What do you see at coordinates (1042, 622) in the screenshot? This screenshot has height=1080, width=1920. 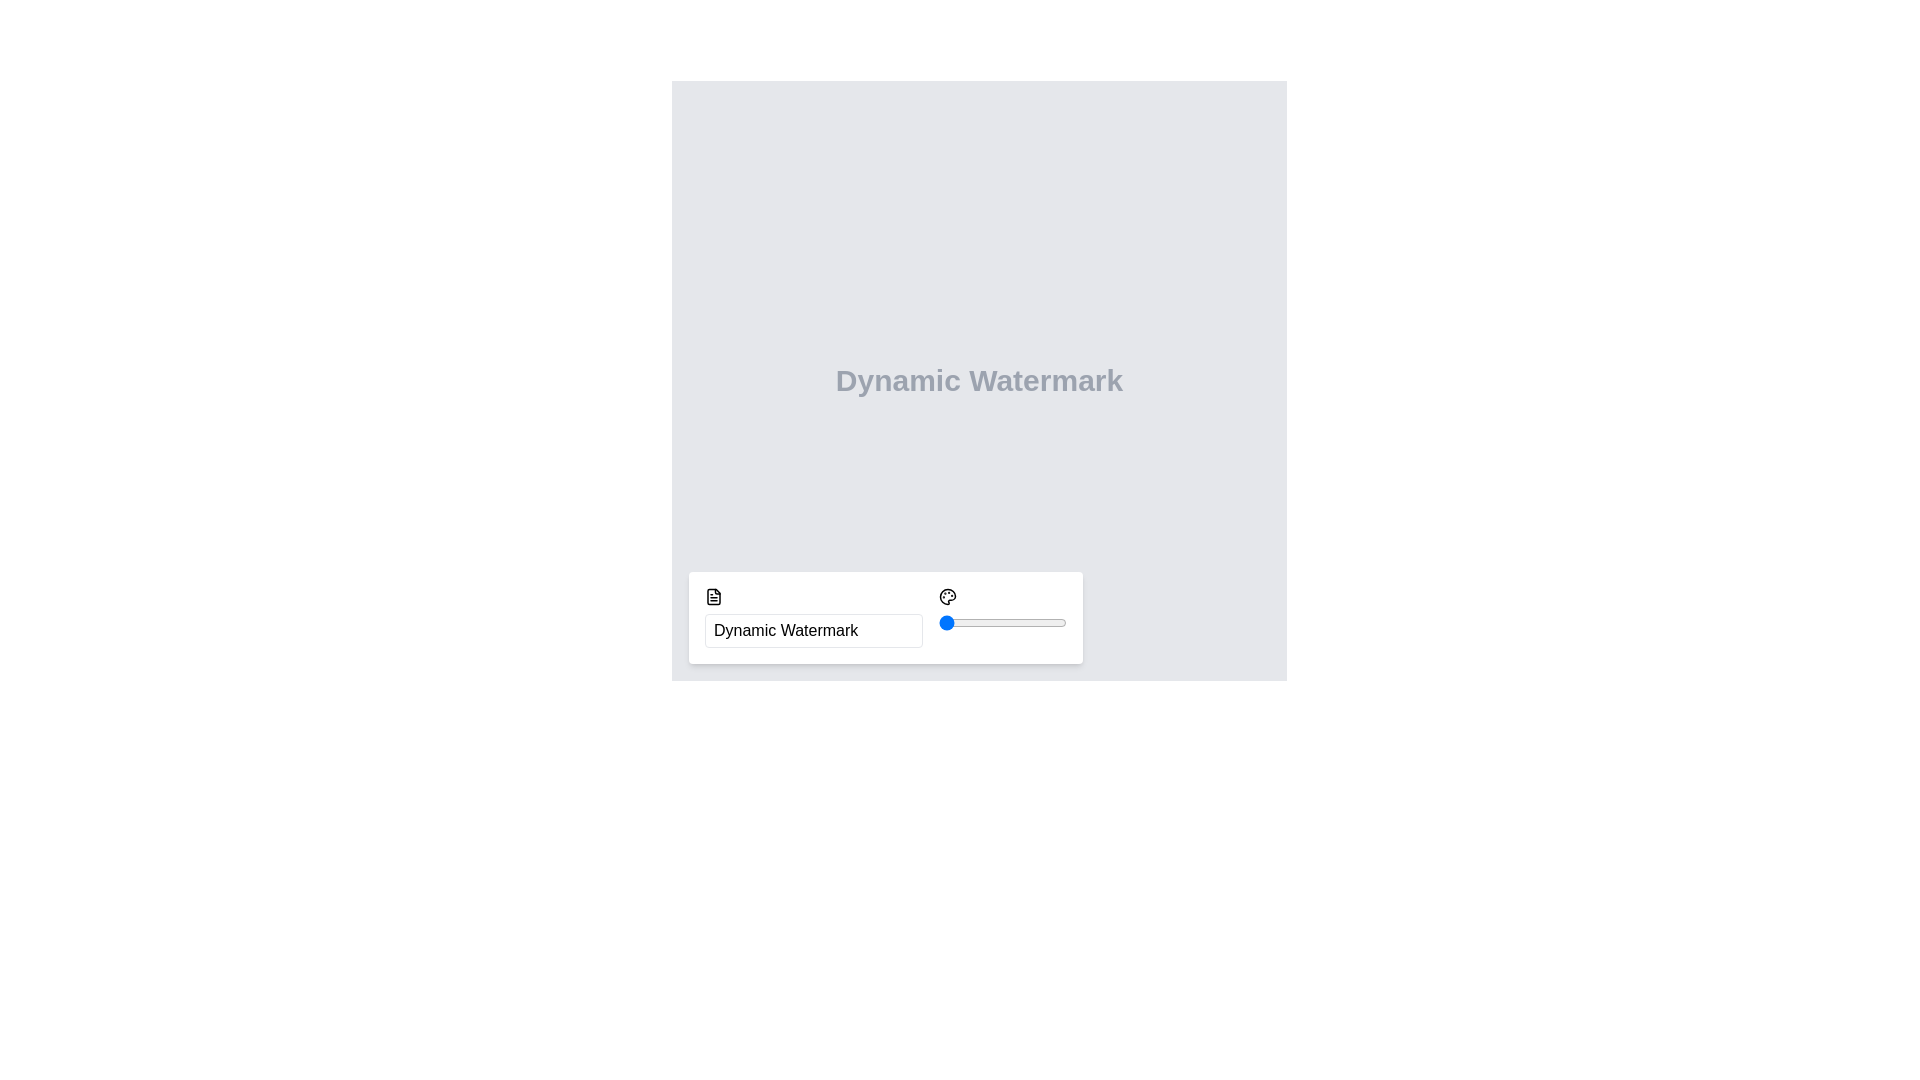 I see `rotation angle` at bounding box center [1042, 622].